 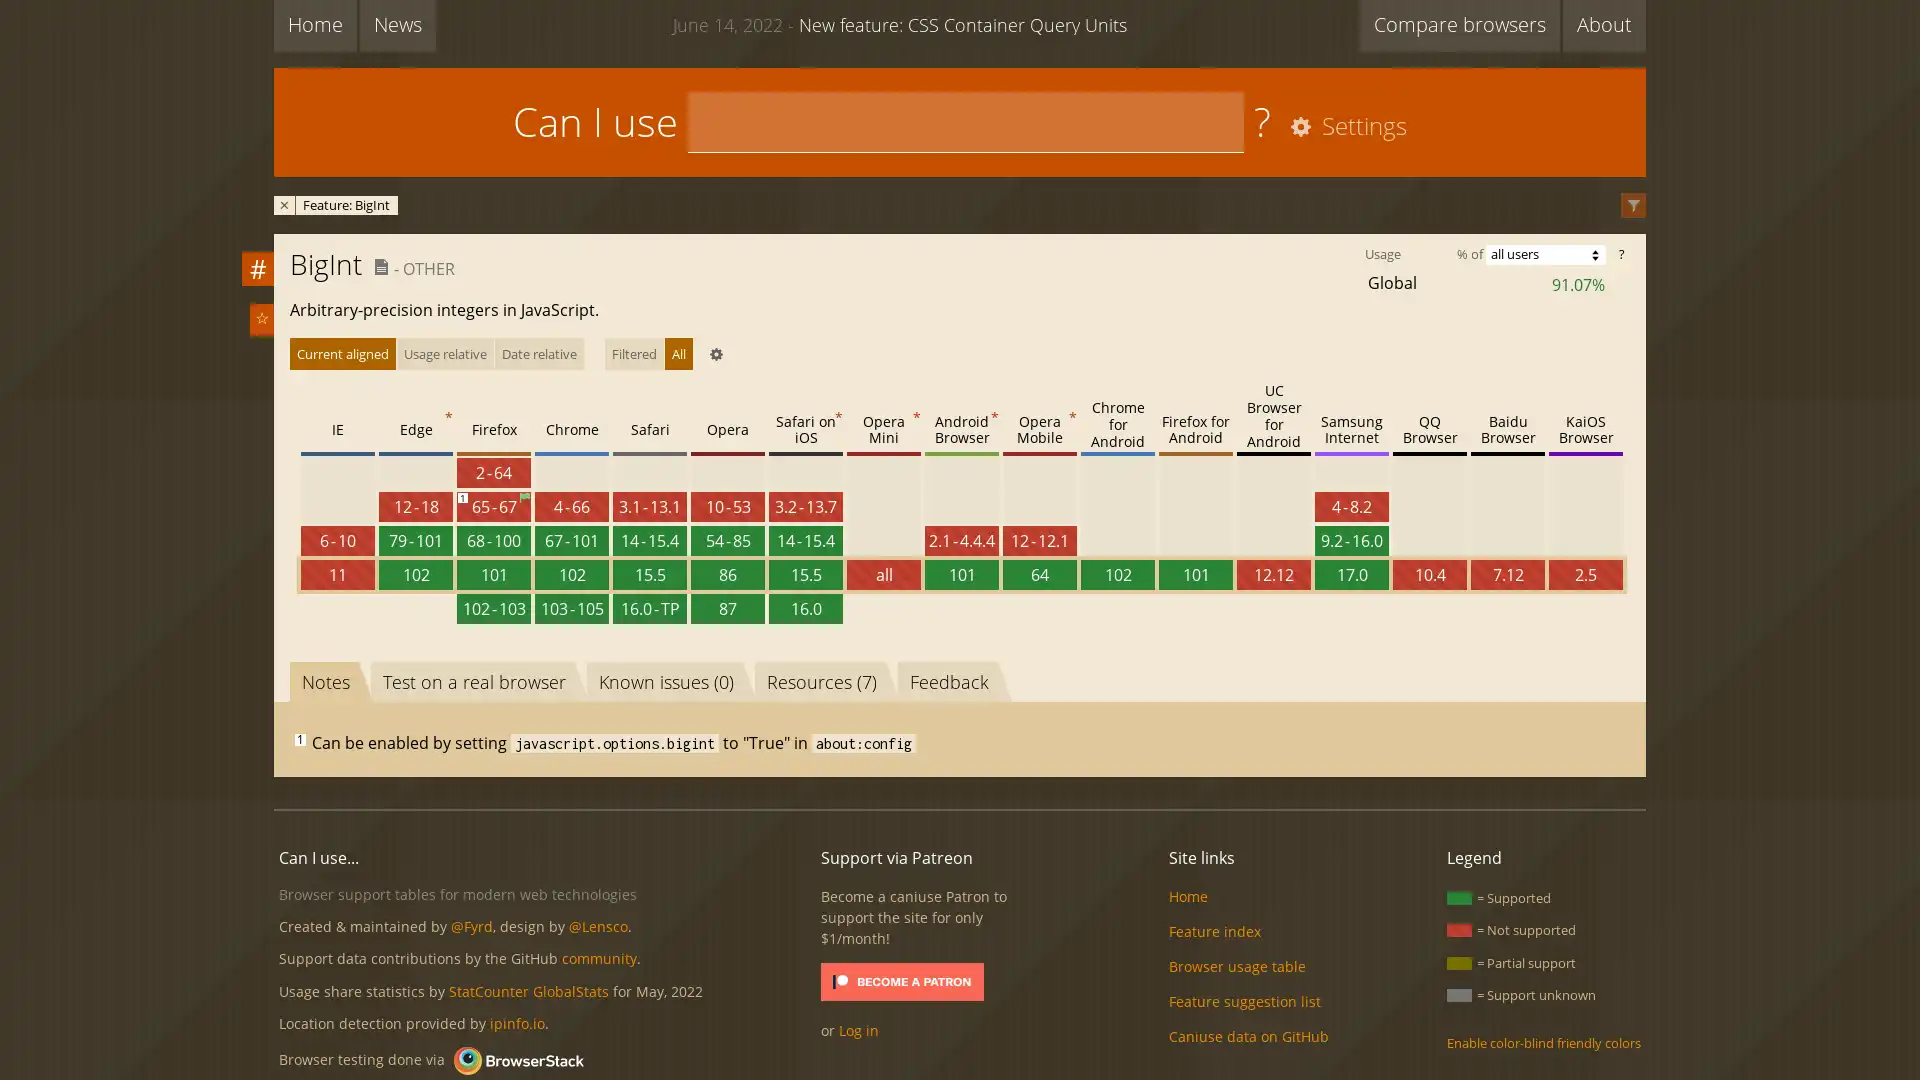 What do you see at coordinates (444, 353) in the screenshot?
I see `Usage relative` at bounding box center [444, 353].